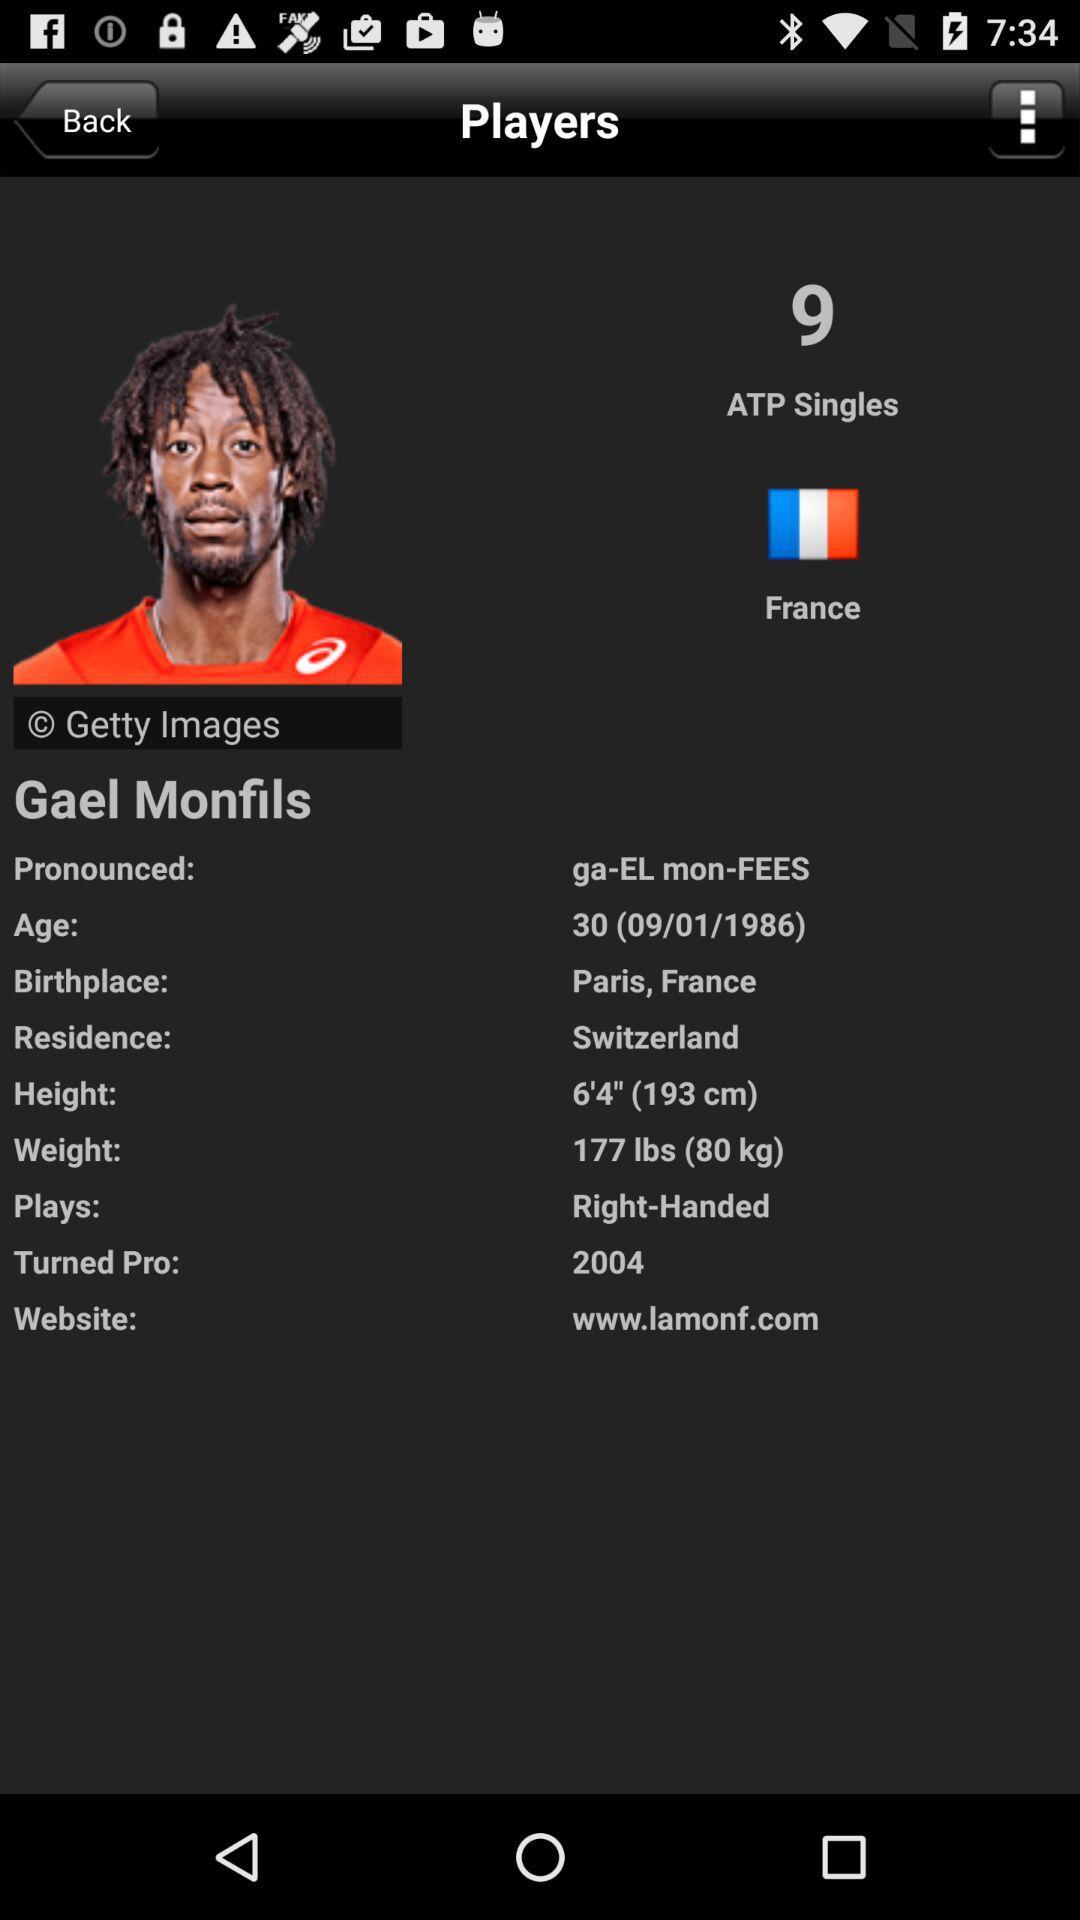 Image resolution: width=1080 pixels, height=1920 pixels. I want to click on the birthplace: icon, so click(292, 979).